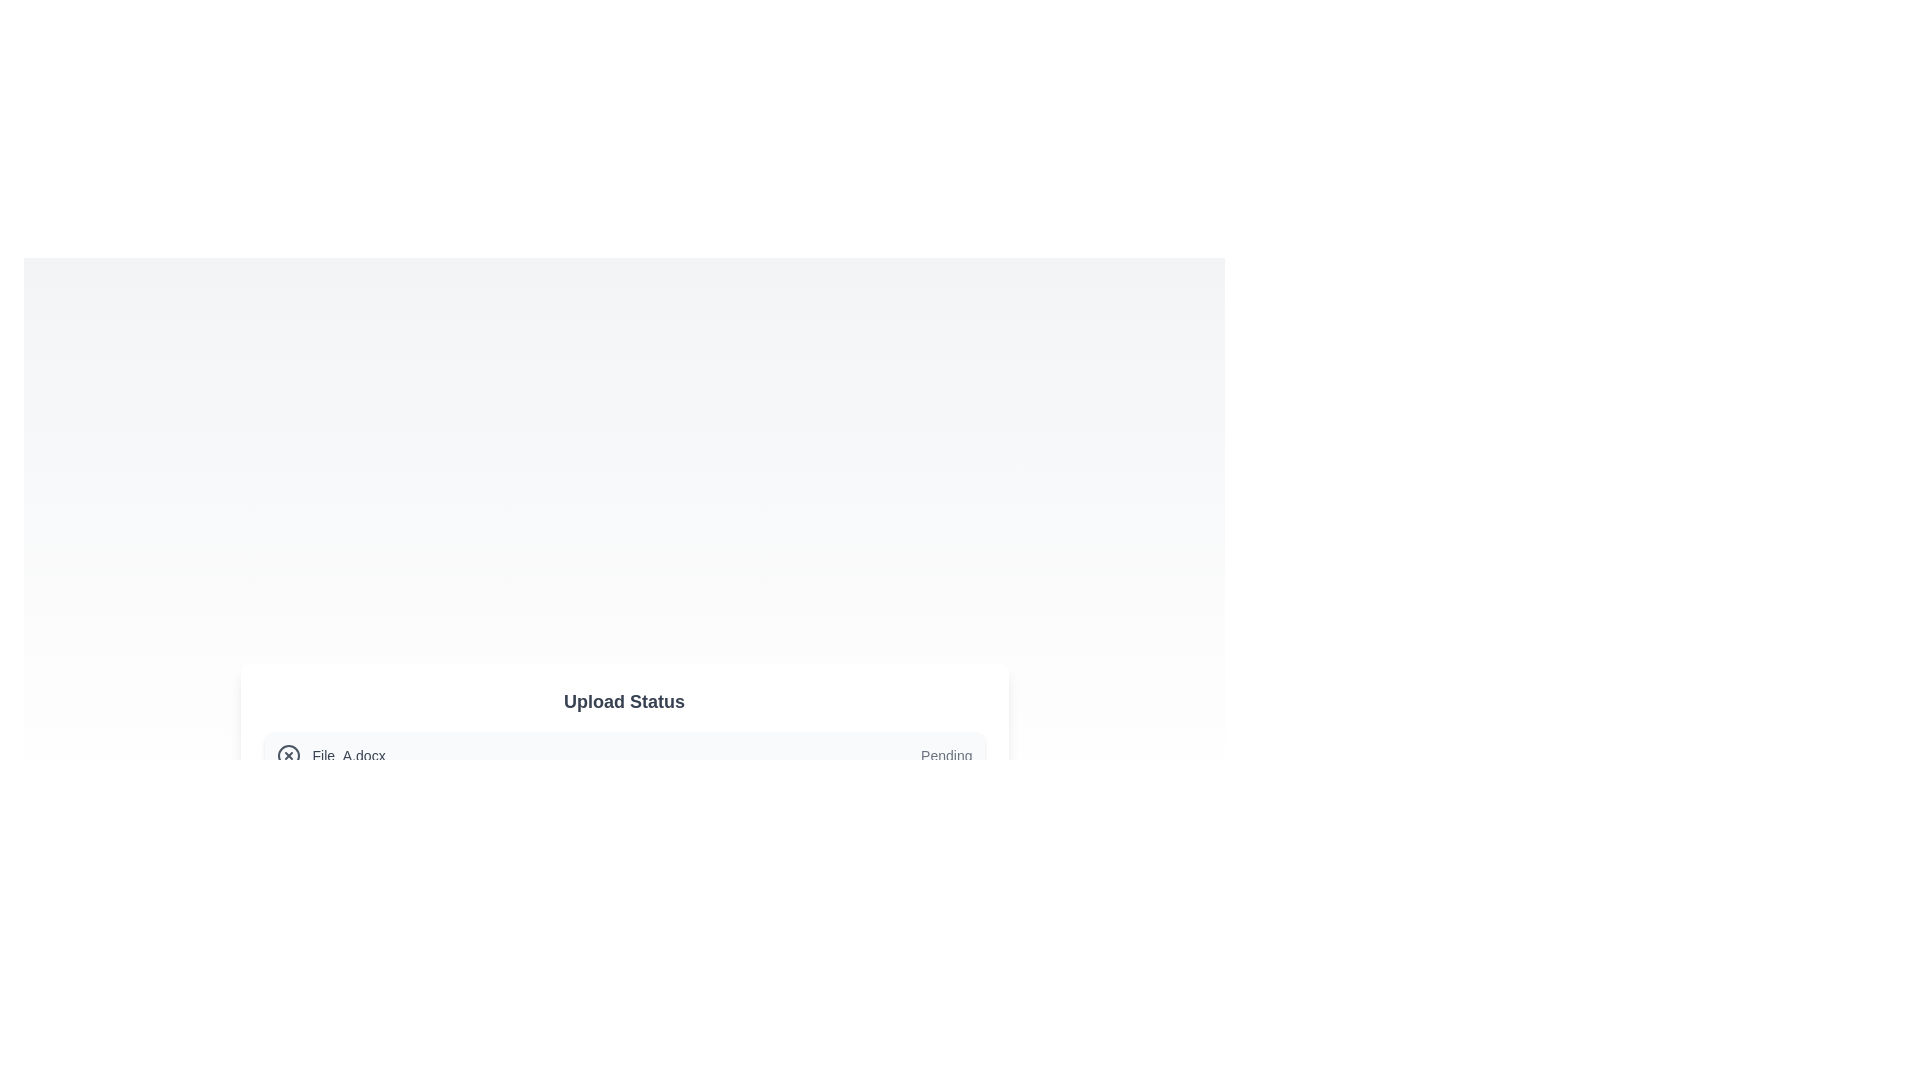 The width and height of the screenshot is (1920, 1080). I want to click on the status of the circular checkmark icon located on the left side of the horizontal bar displaying the filename 'File_B.png', so click(287, 820).